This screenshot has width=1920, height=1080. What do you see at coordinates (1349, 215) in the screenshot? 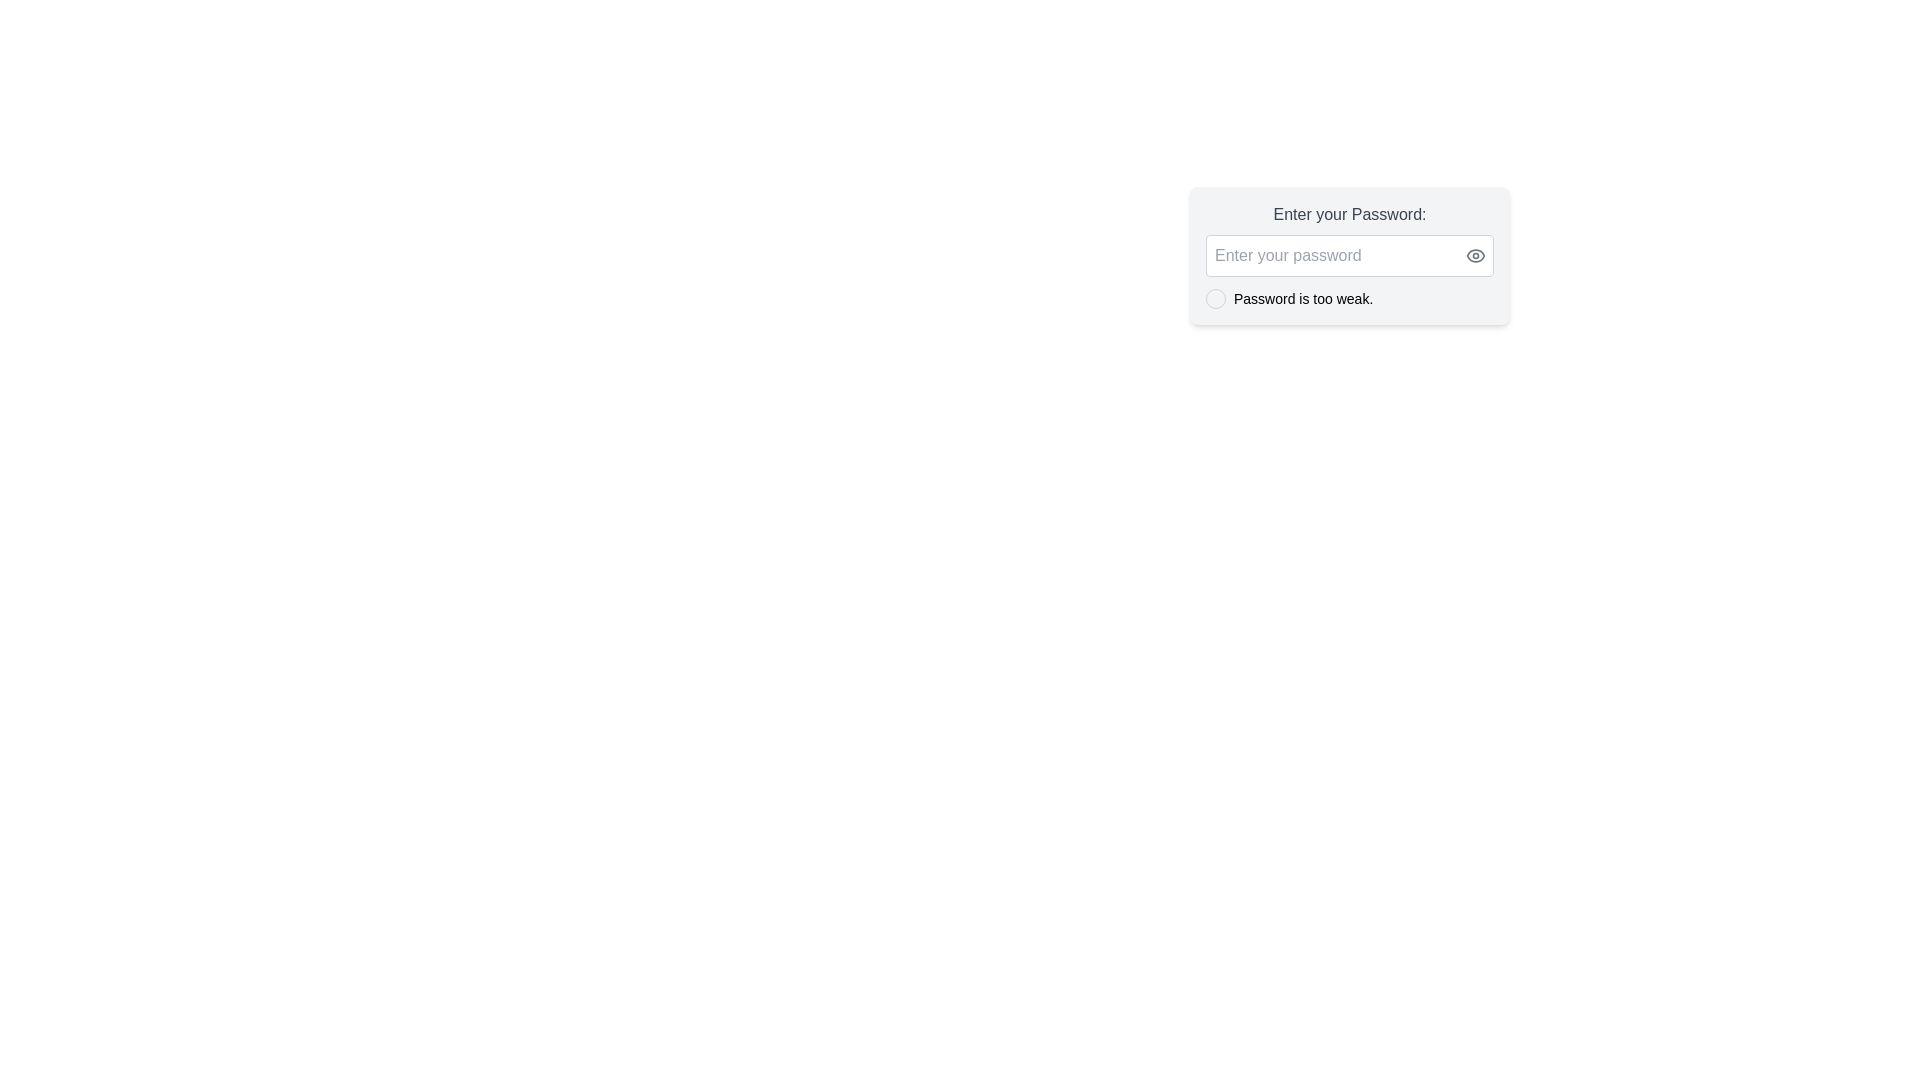
I see `the label that provides instructions for the password input field, located above the associated input field and password strength indicator` at bounding box center [1349, 215].